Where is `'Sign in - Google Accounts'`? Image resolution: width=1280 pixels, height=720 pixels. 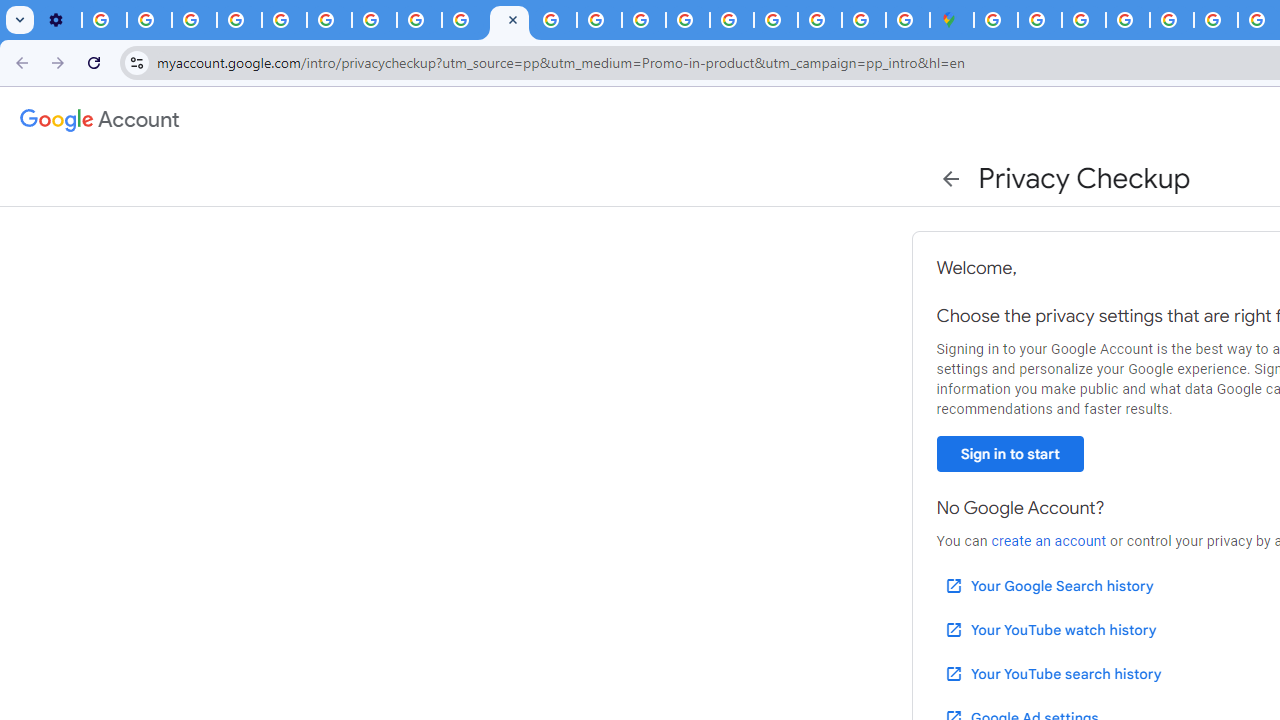 'Sign in - Google Accounts' is located at coordinates (1040, 20).